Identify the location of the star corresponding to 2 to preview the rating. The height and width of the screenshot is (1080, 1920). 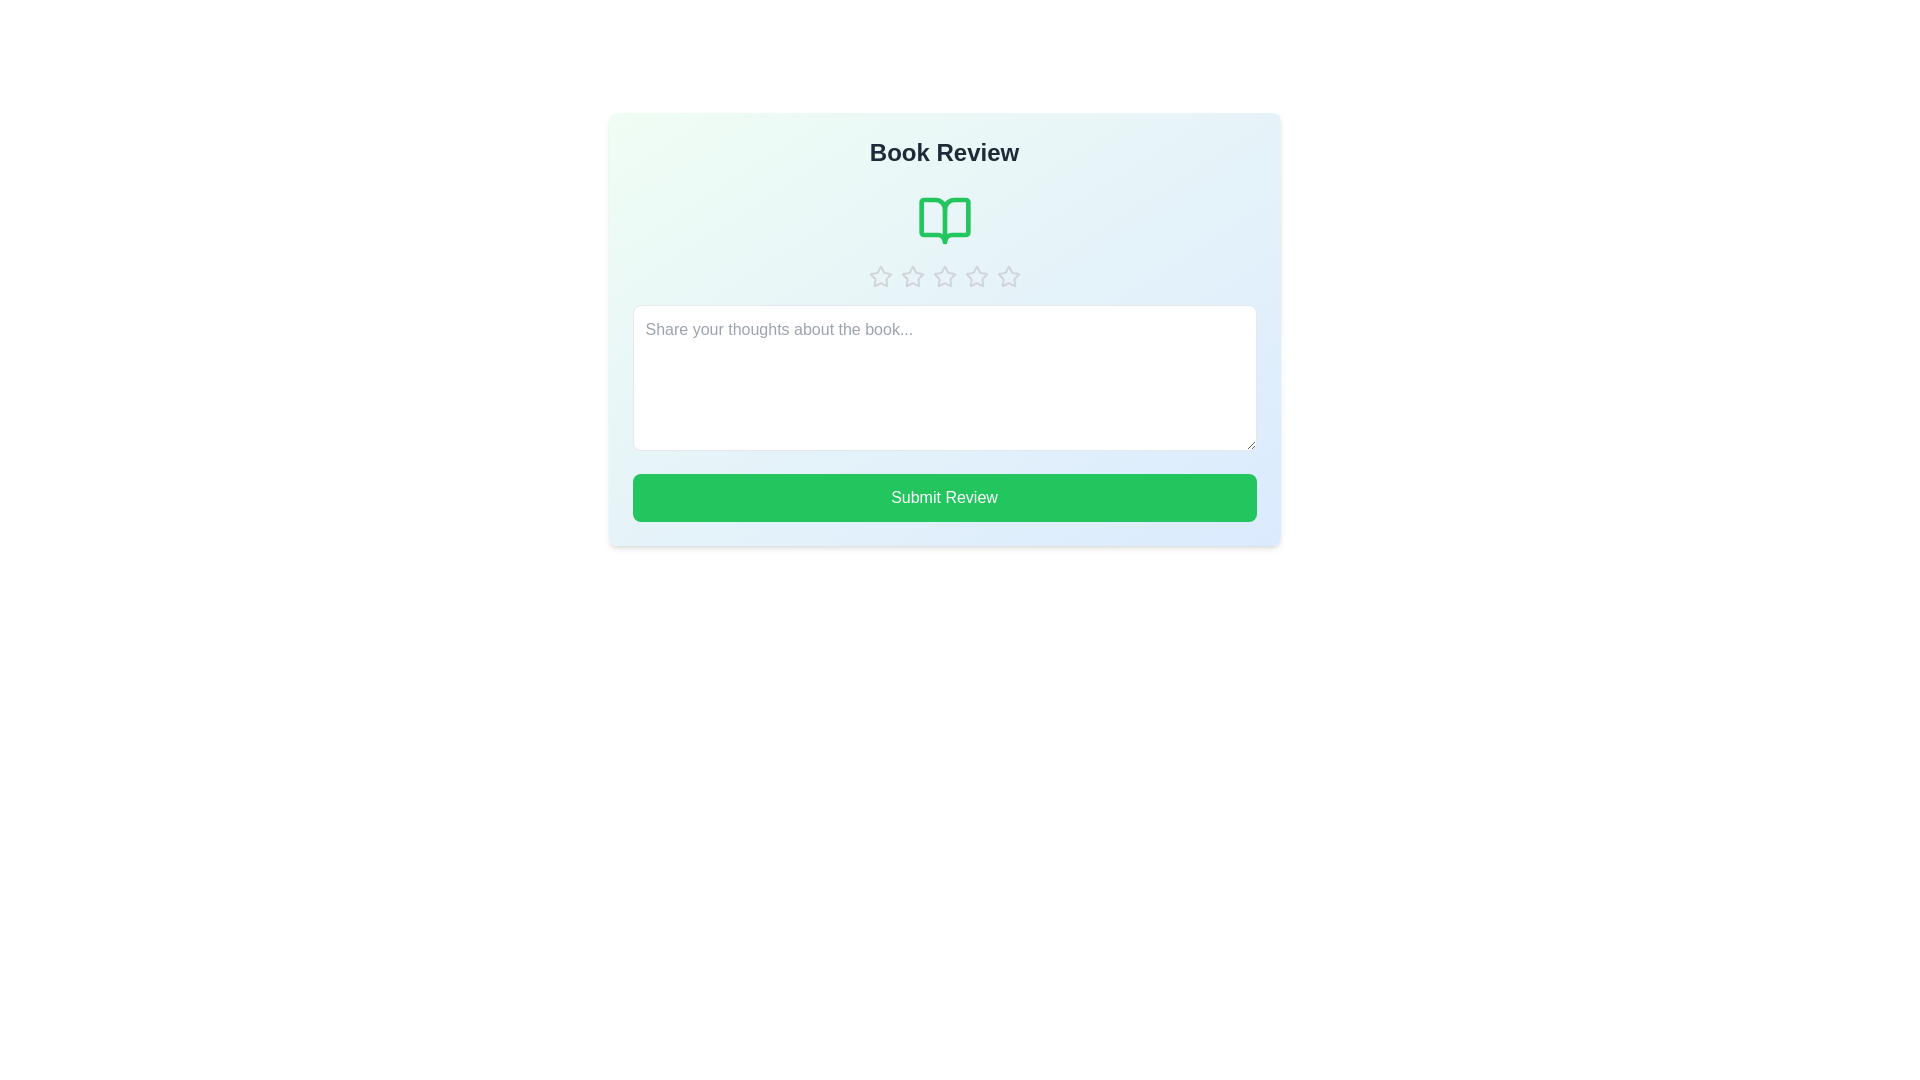
(911, 277).